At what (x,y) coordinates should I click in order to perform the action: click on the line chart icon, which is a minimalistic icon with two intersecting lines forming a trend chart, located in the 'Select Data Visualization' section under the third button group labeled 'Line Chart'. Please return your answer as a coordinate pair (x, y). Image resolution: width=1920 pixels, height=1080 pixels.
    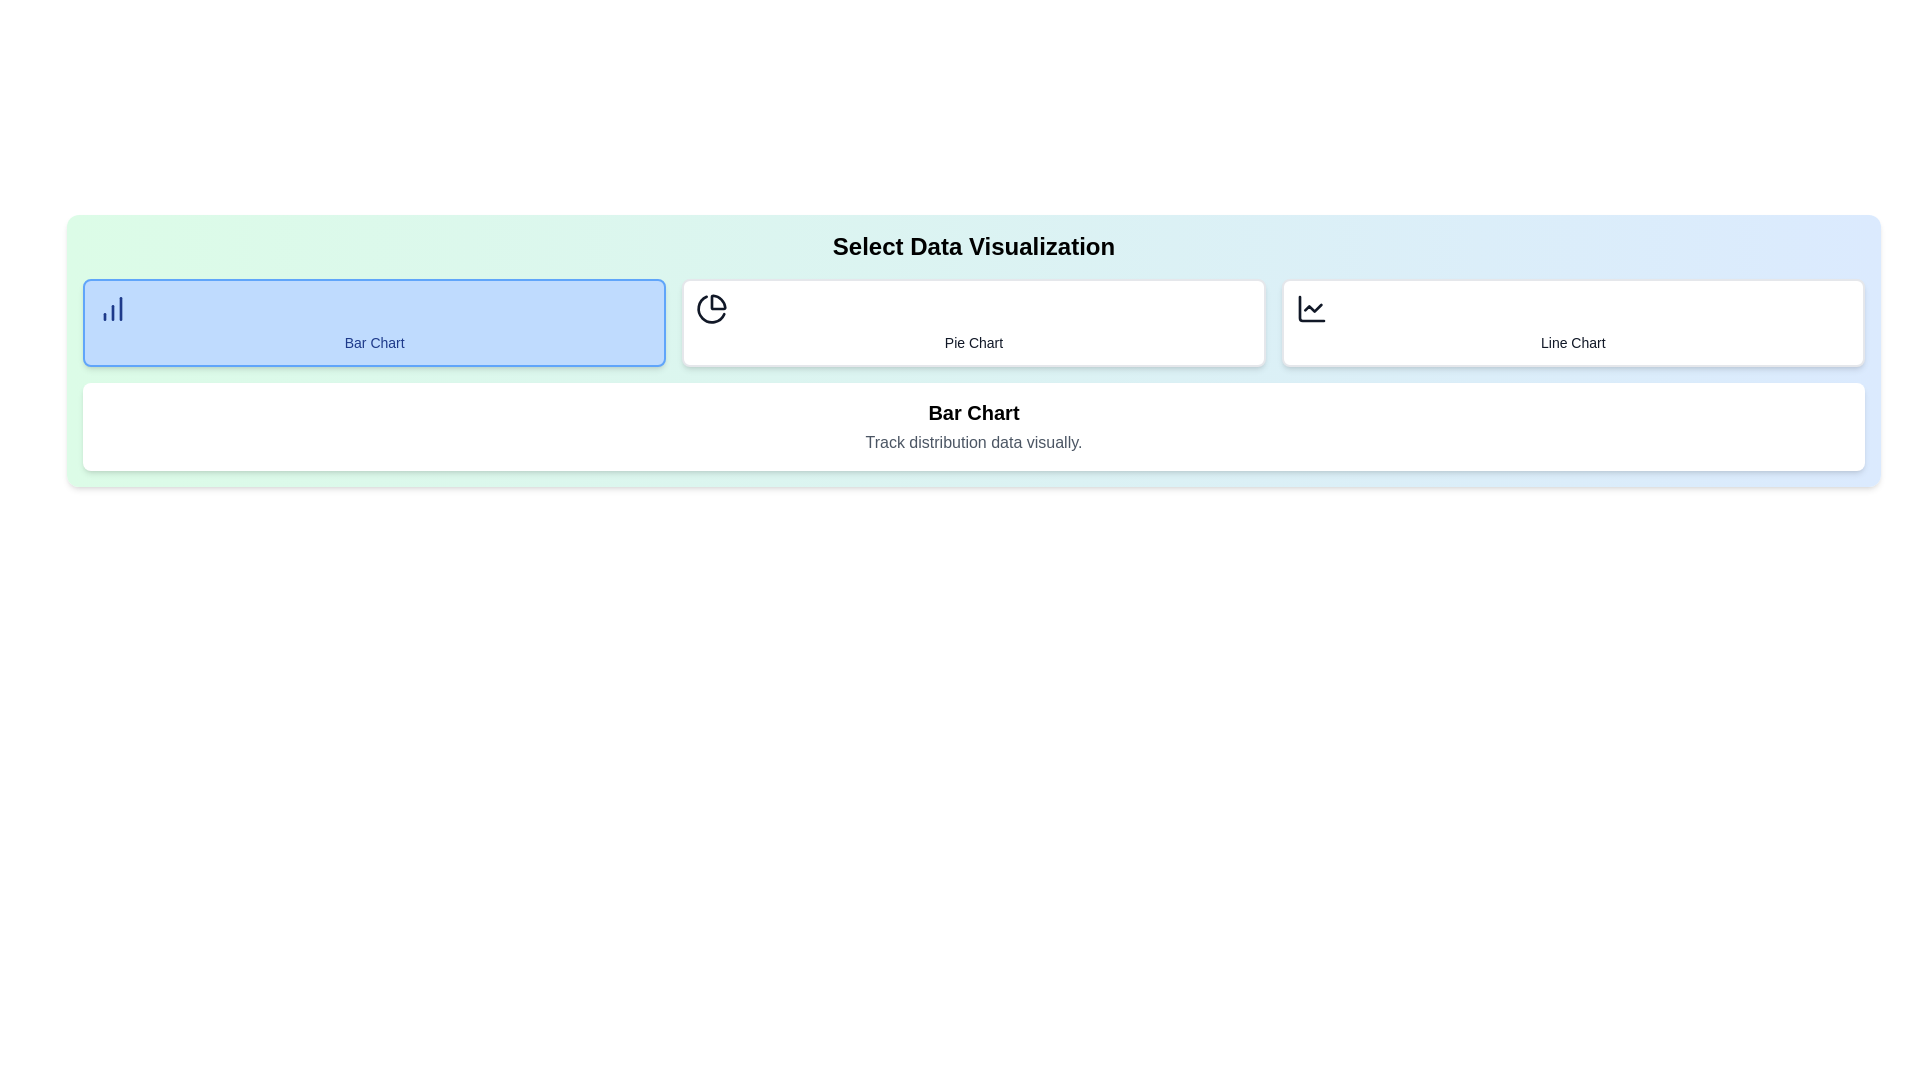
    Looking at the image, I should click on (1311, 308).